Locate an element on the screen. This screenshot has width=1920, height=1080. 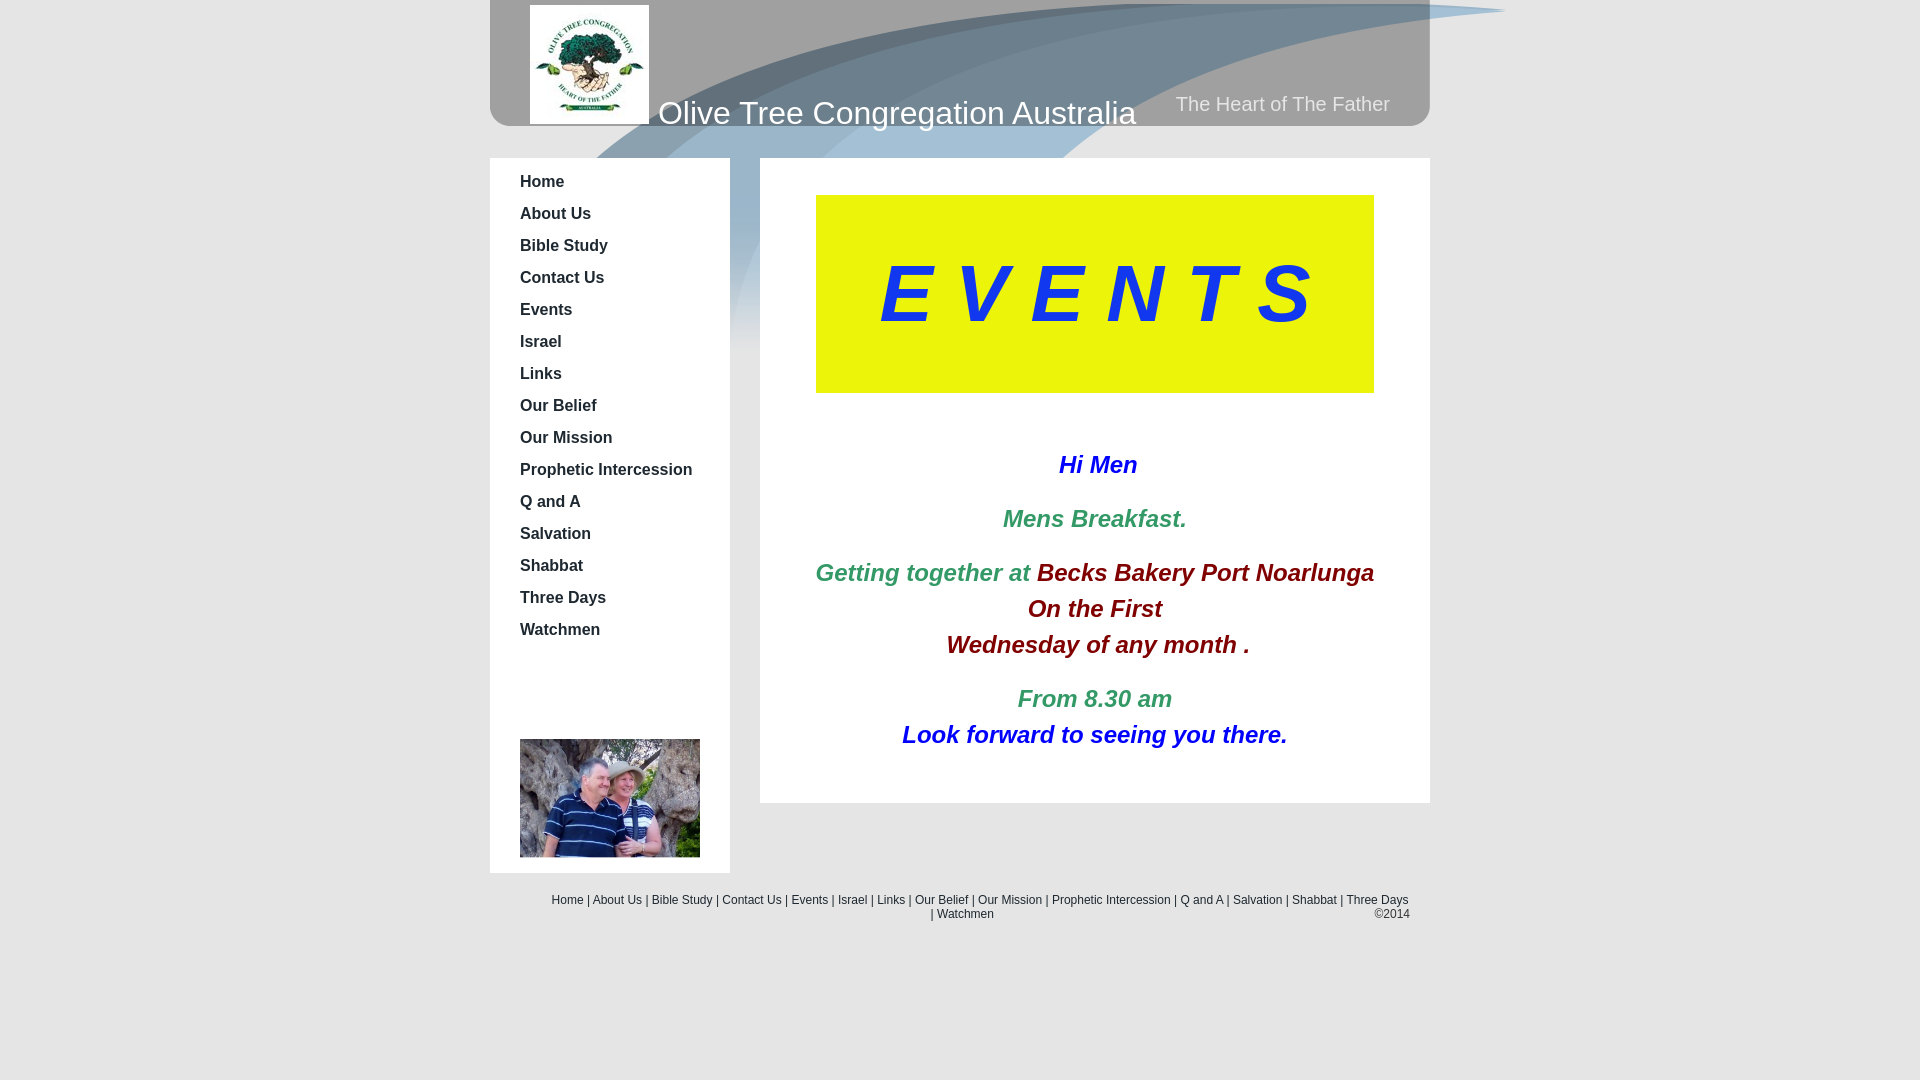
'Shabbat' is located at coordinates (551, 565).